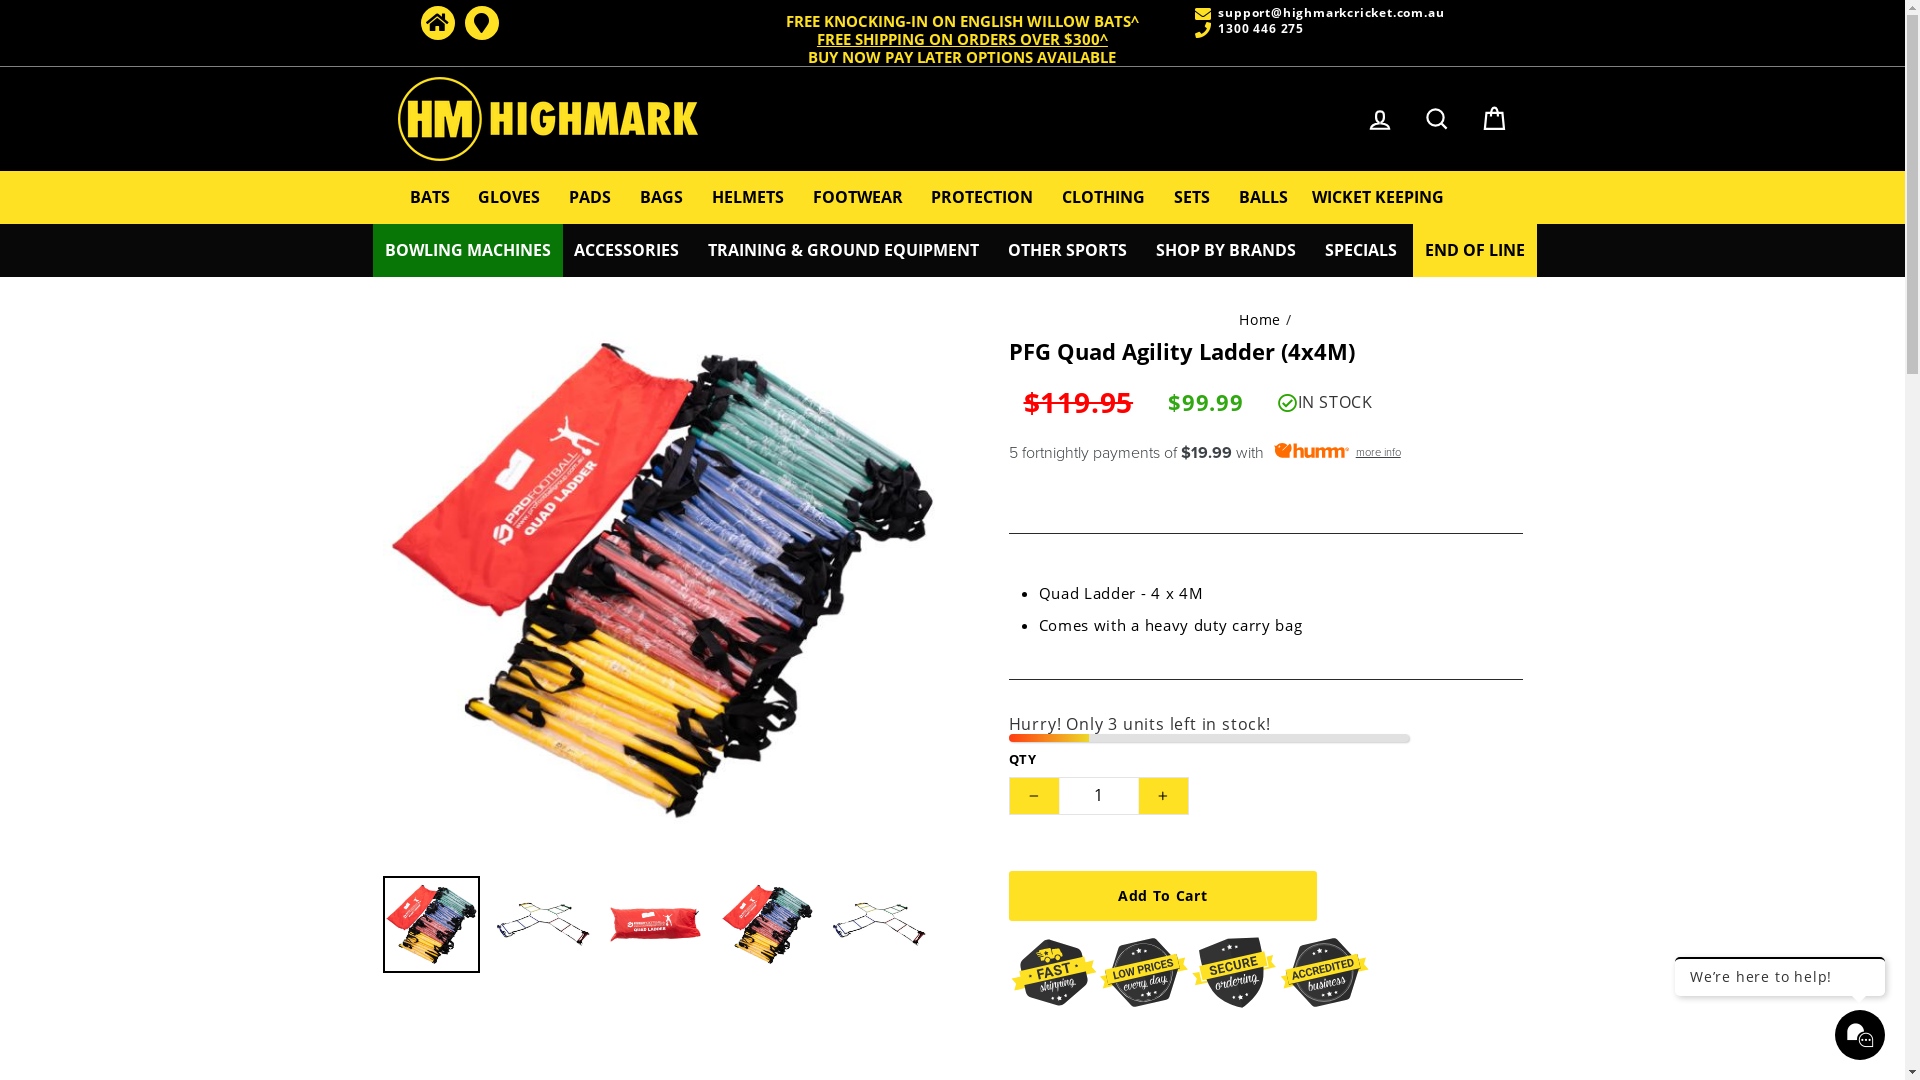 The image size is (1920, 1080). Describe the element at coordinates (466, 249) in the screenshot. I see `'BOWLING MACHINES'` at that location.